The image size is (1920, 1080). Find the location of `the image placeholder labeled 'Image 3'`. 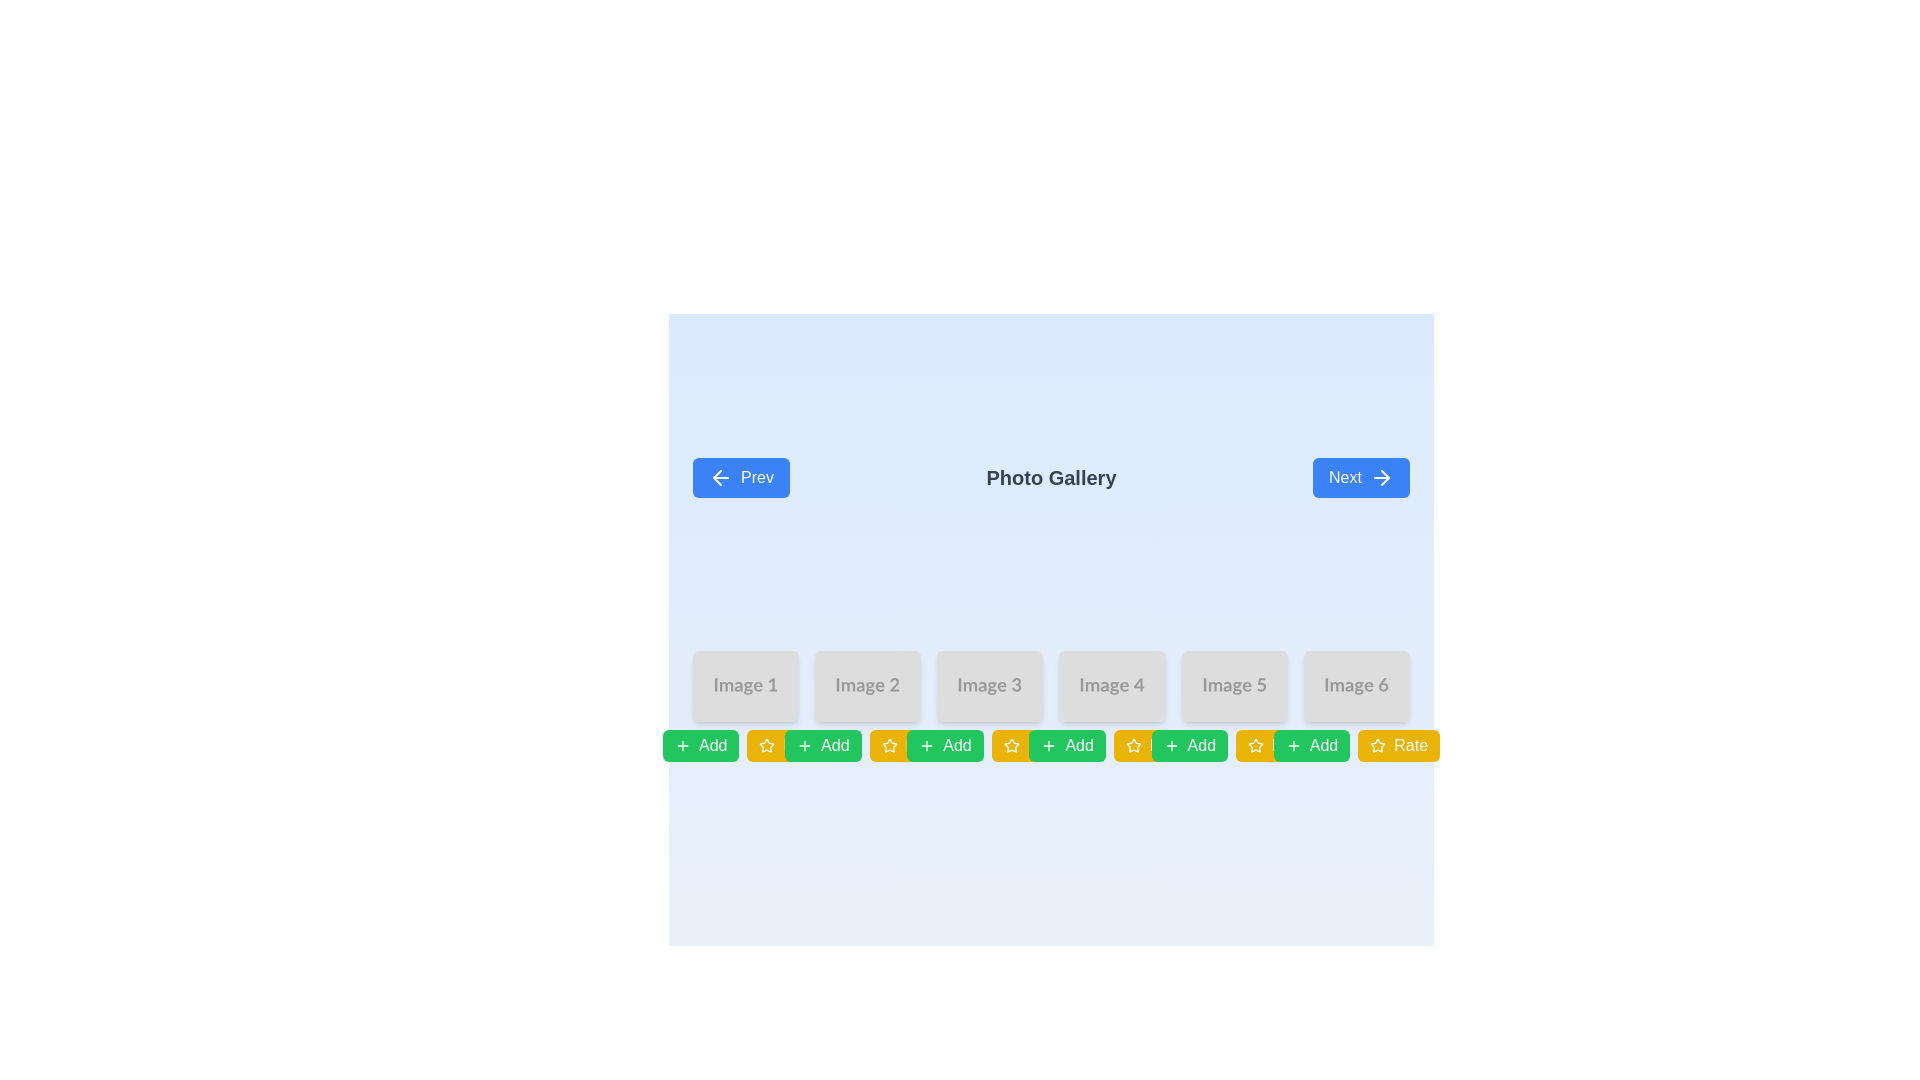

the image placeholder labeled 'Image 3' is located at coordinates (990, 685).